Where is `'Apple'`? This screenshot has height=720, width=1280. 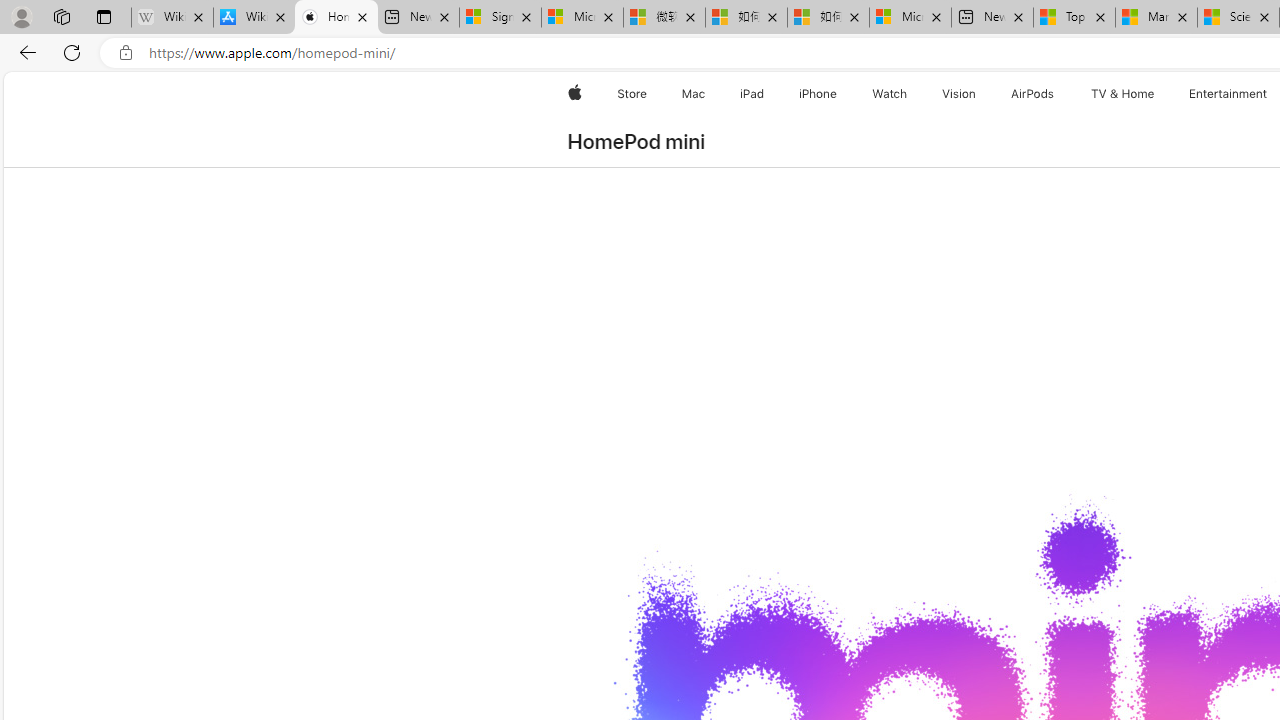
'Apple' is located at coordinates (573, 93).